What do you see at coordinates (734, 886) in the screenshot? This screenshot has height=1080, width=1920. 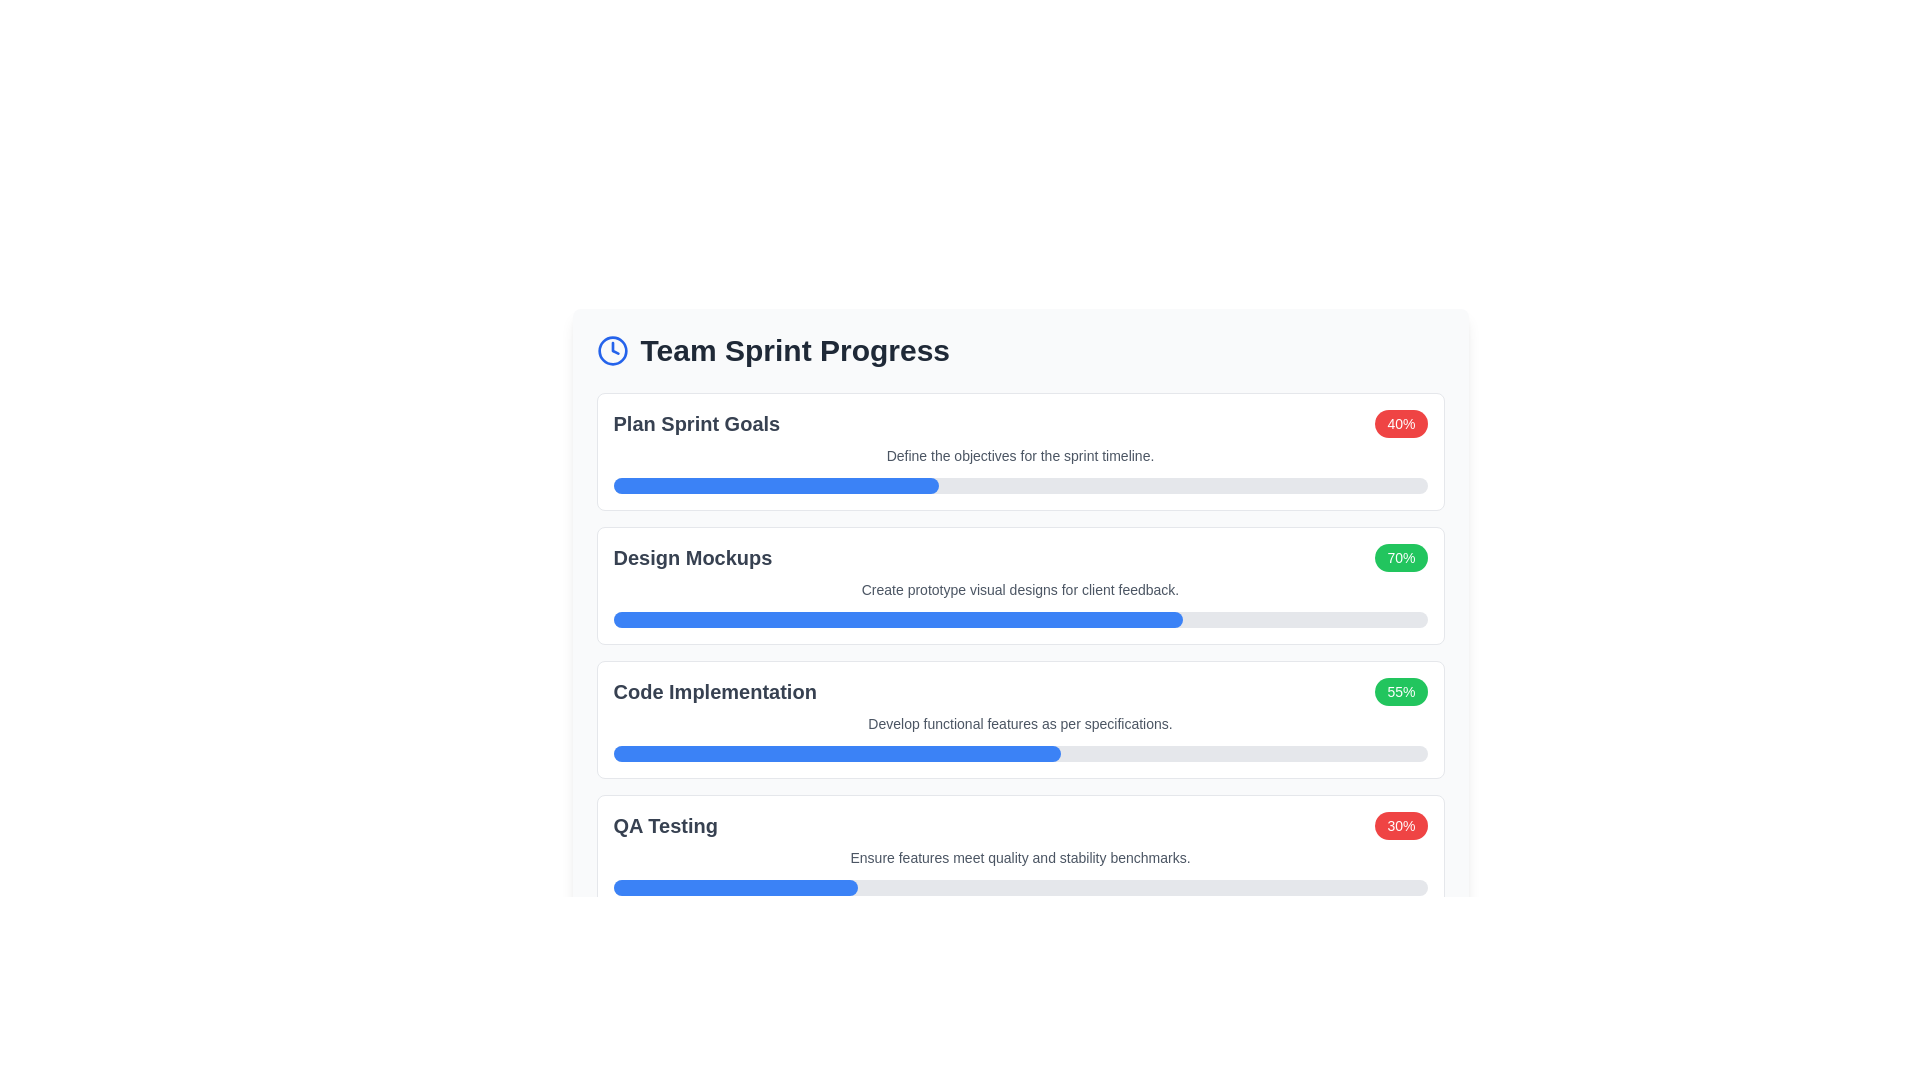 I see `the filled portion of the blue horizontal progress bar segment located within the fourth row labeled 'QA Testing'` at bounding box center [734, 886].